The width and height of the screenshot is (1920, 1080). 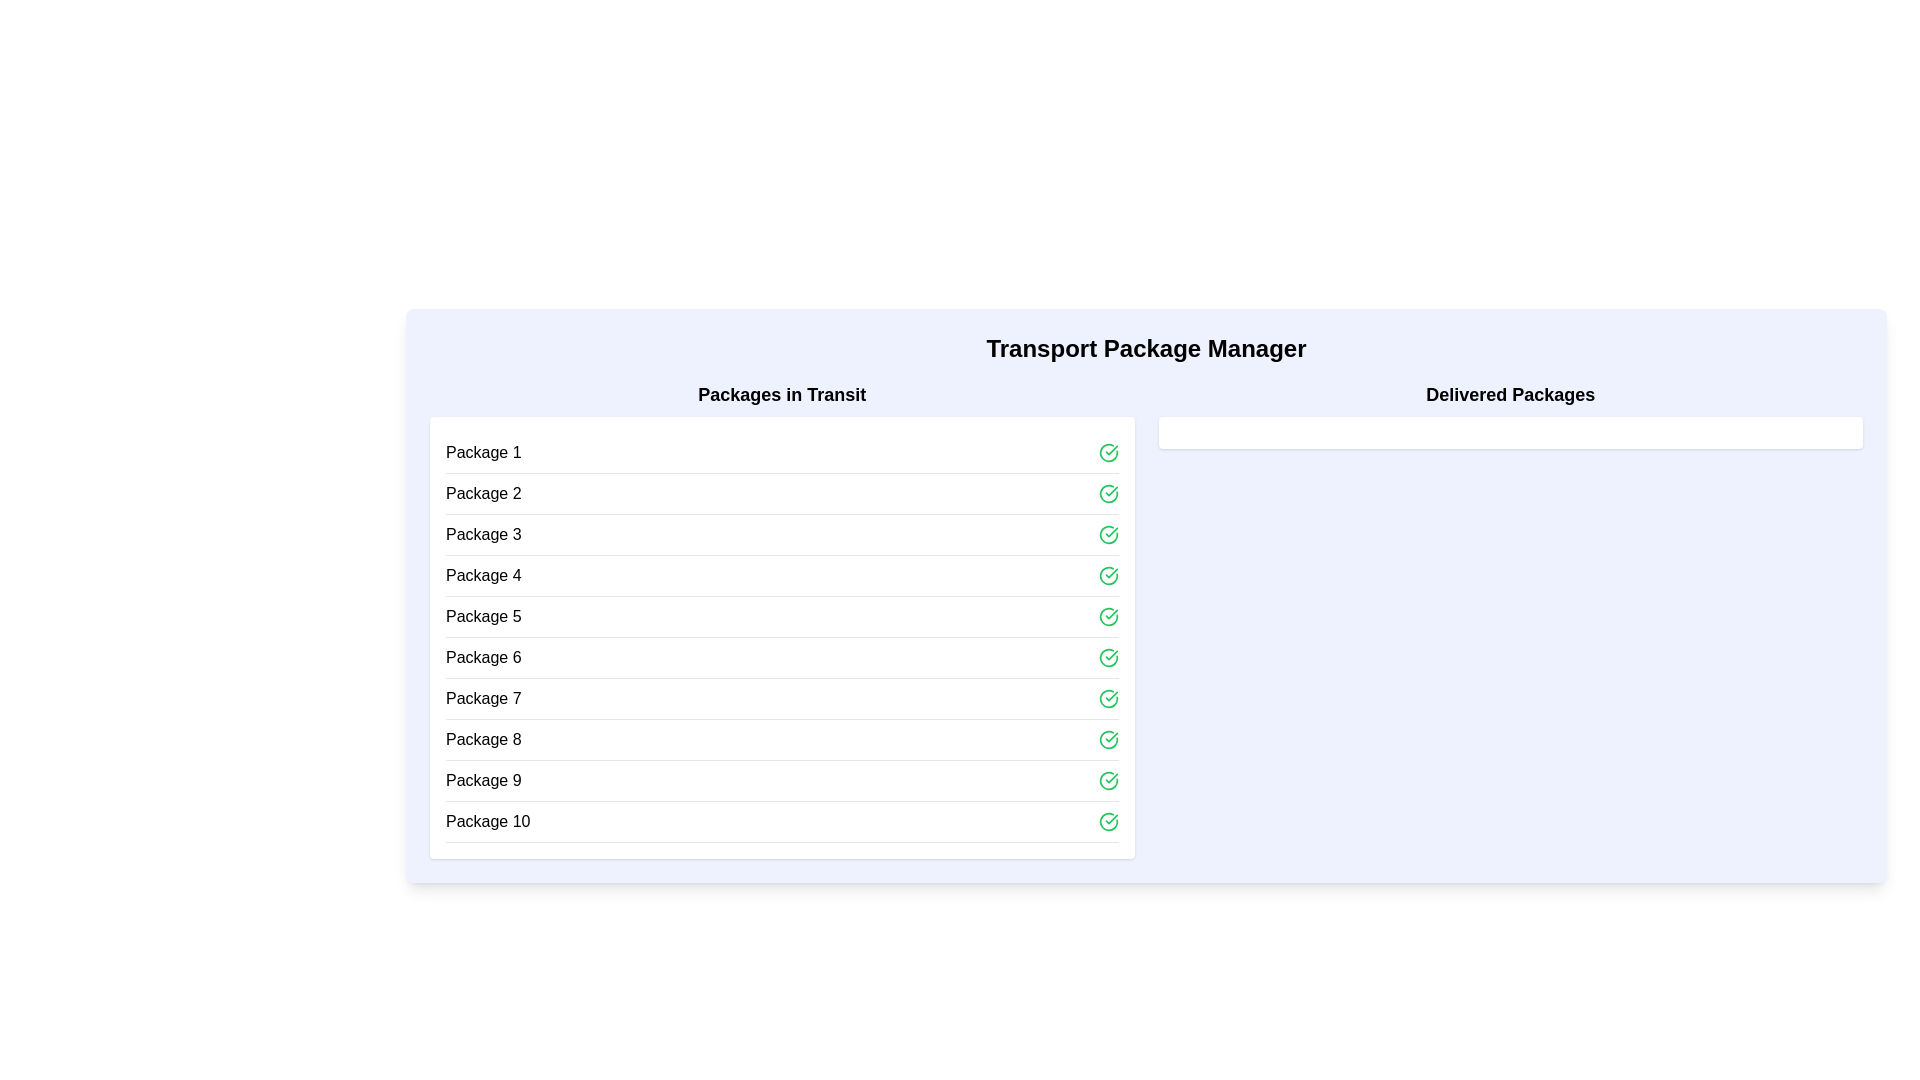 What do you see at coordinates (483, 452) in the screenshot?
I see `label for 'Package 1', which is the first item in the vertical list under the 'Packages in Transit' column` at bounding box center [483, 452].